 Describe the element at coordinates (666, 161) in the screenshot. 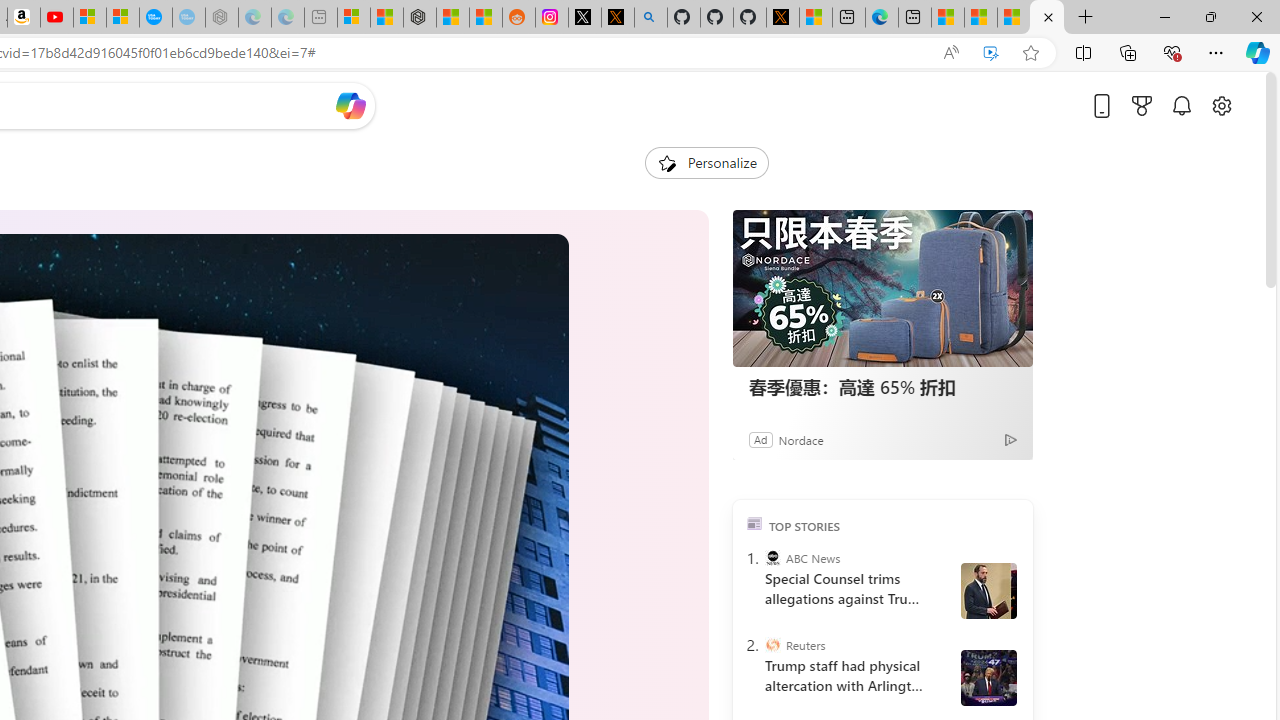

I see `'To get missing image descriptions, open the context menu.'` at that location.